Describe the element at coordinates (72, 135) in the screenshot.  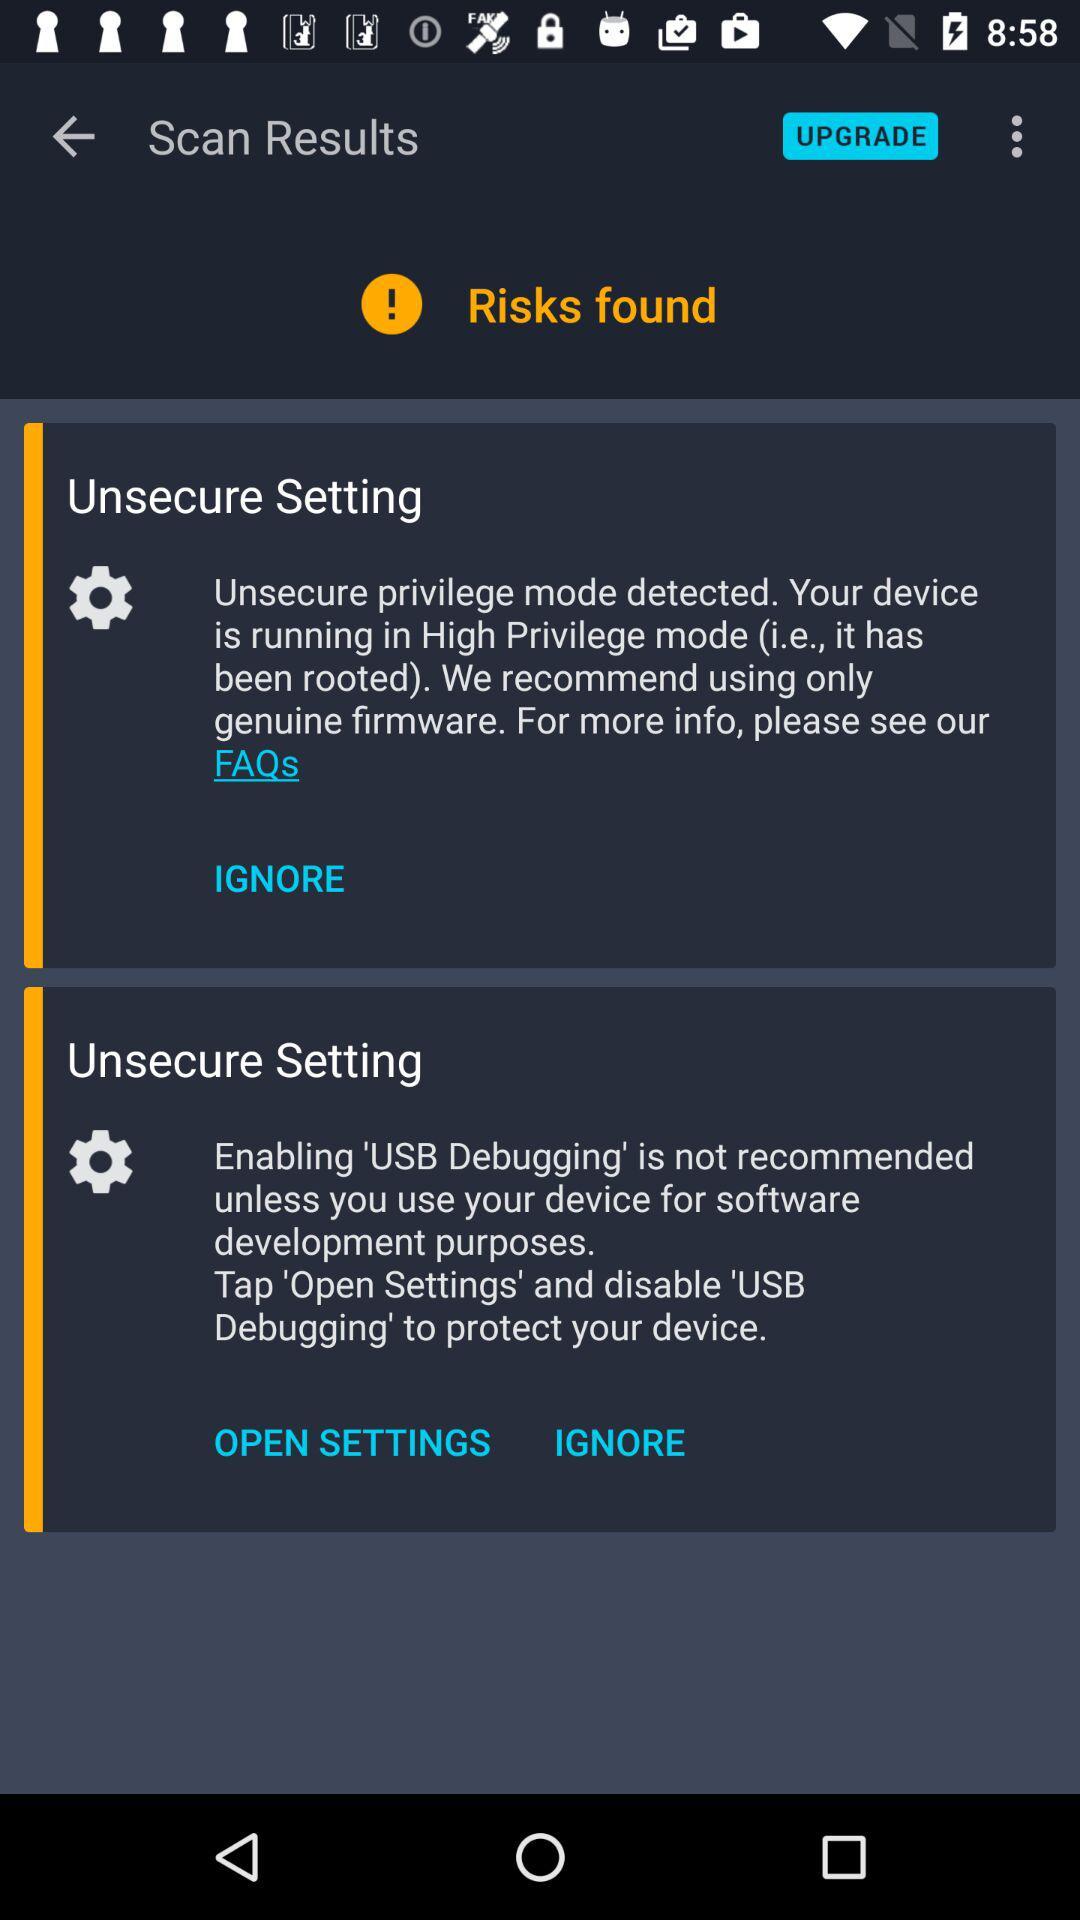
I see `the item to the left of the scan results` at that location.